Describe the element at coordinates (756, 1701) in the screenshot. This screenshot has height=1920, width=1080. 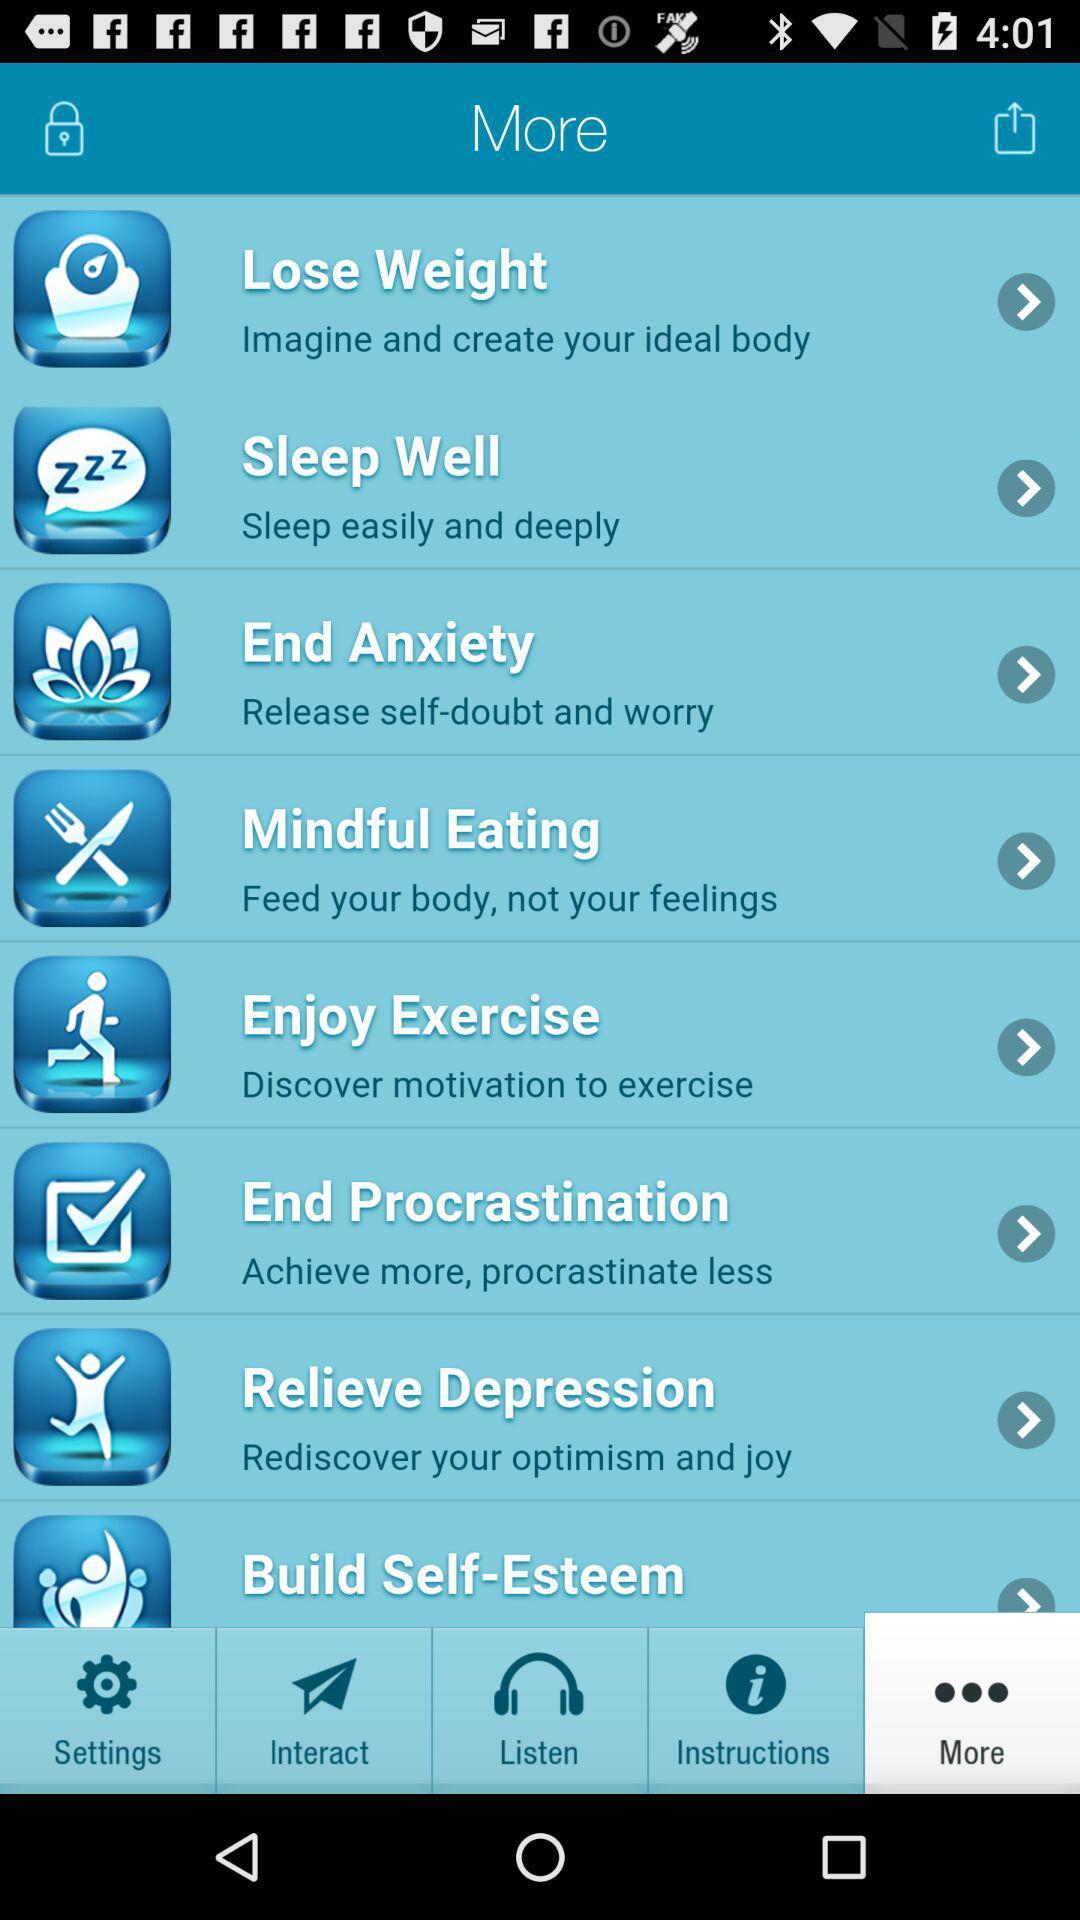
I see `get the instructions` at that location.